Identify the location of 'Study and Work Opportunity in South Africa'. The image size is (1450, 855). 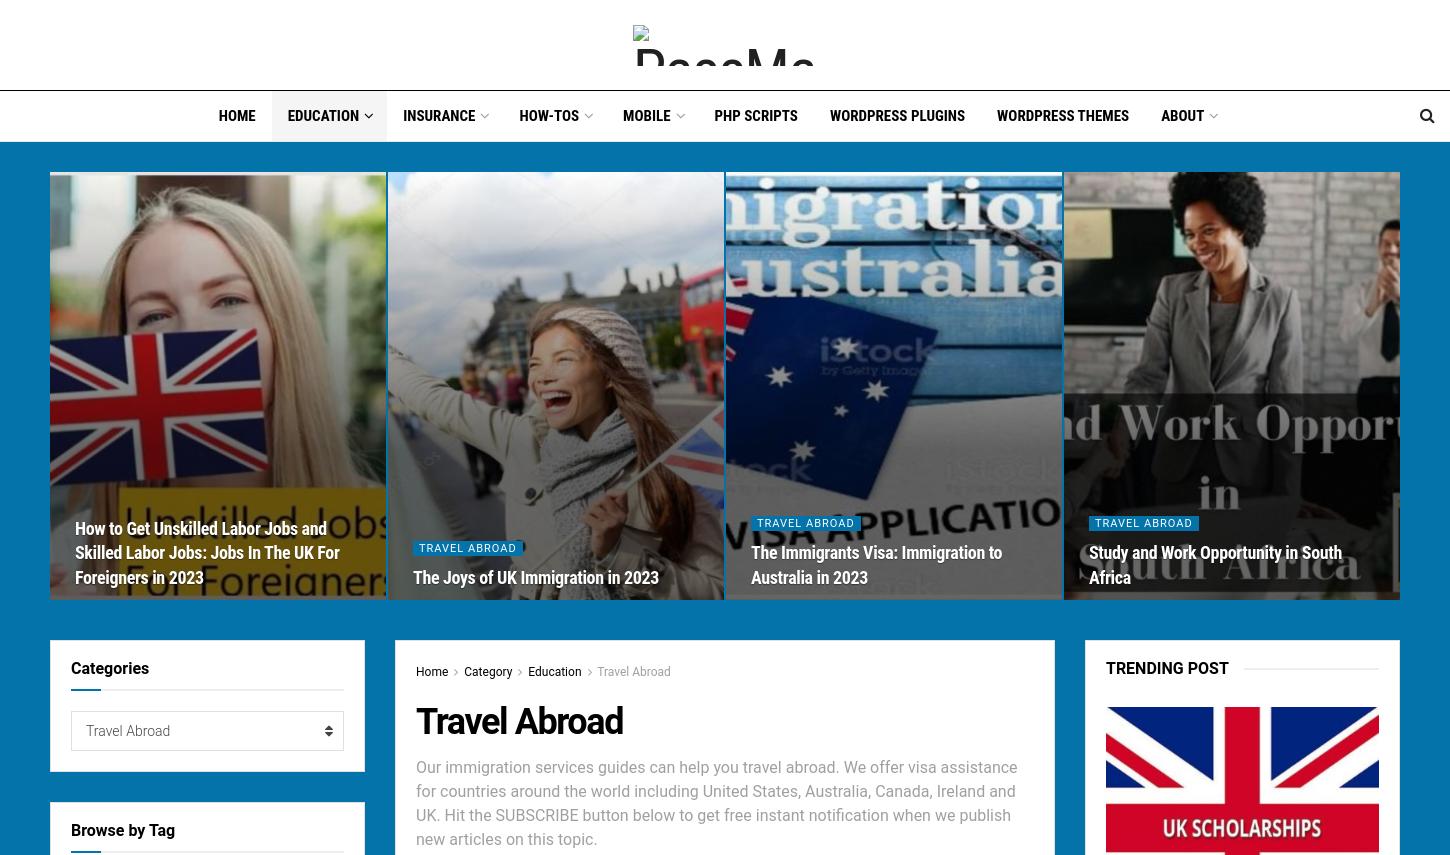
(1214, 563).